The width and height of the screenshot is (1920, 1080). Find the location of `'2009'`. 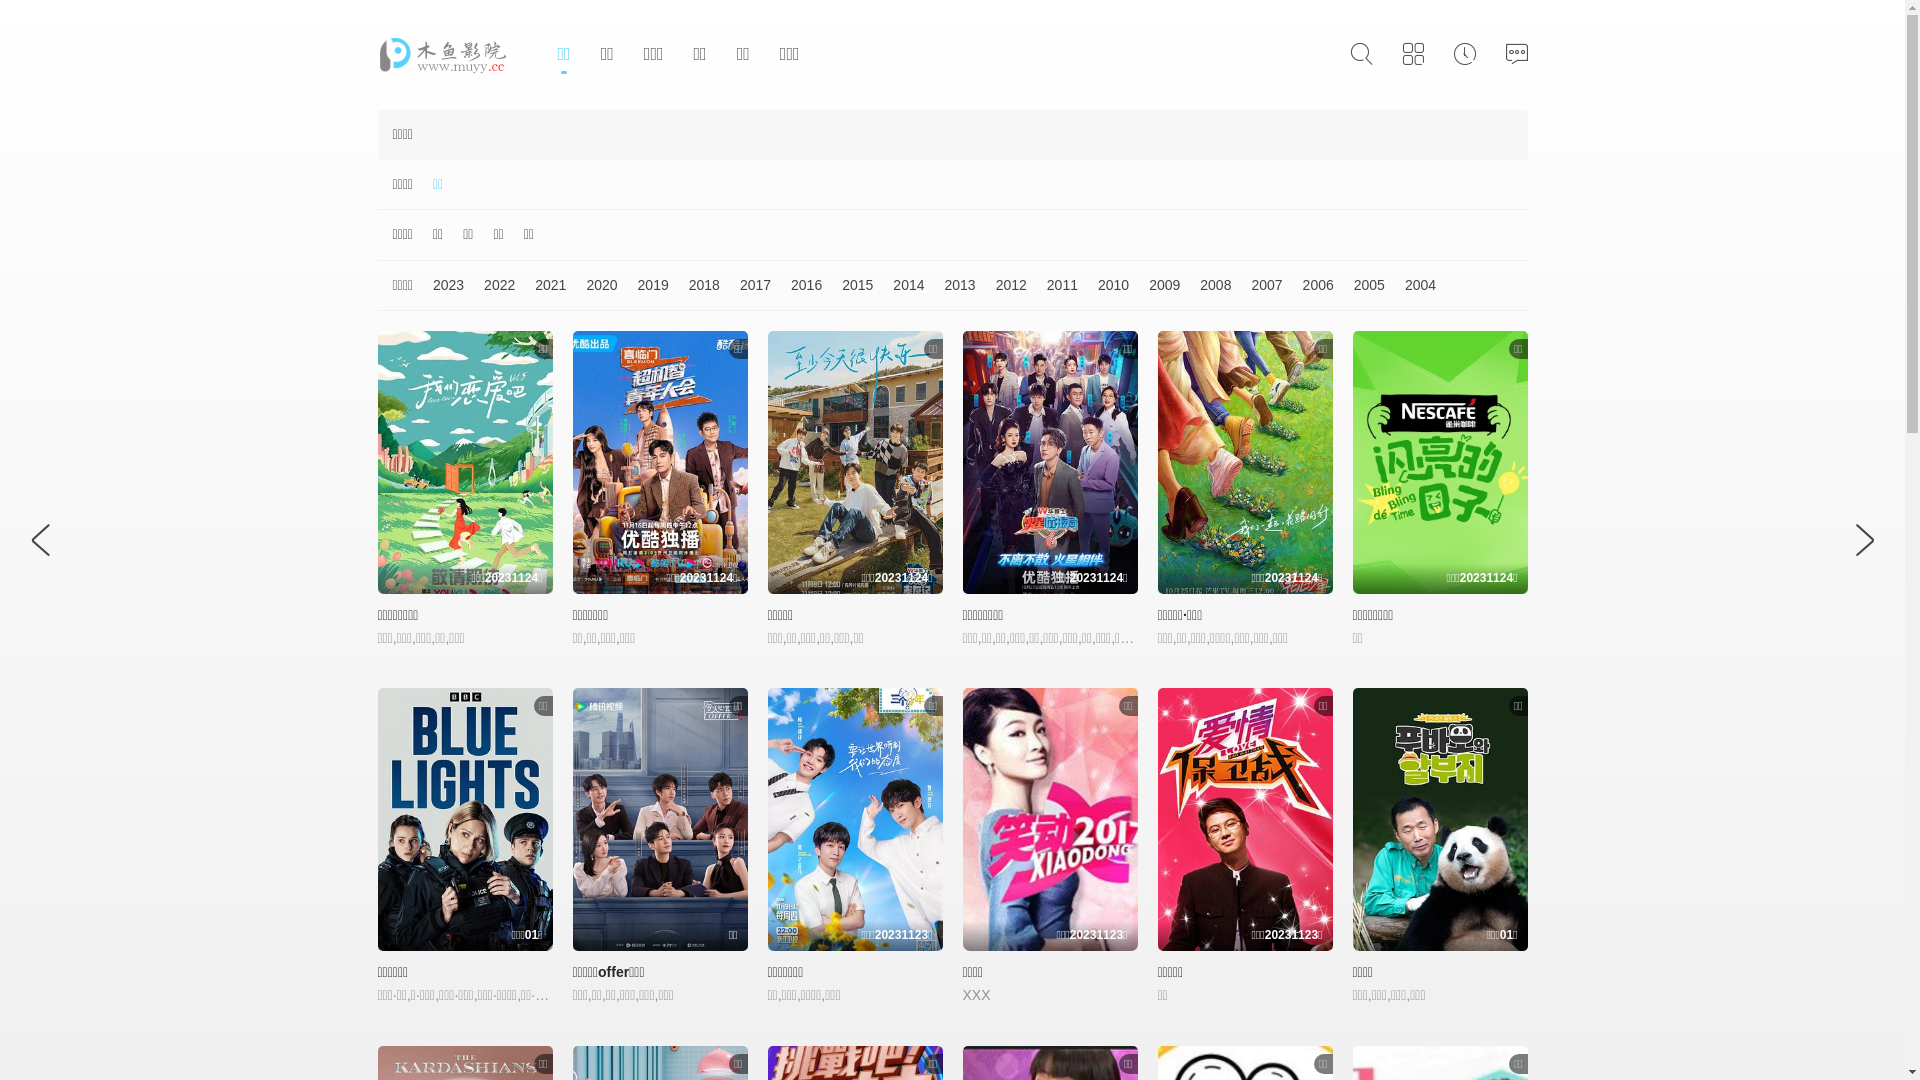

'2009' is located at coordinates (1154, 285).